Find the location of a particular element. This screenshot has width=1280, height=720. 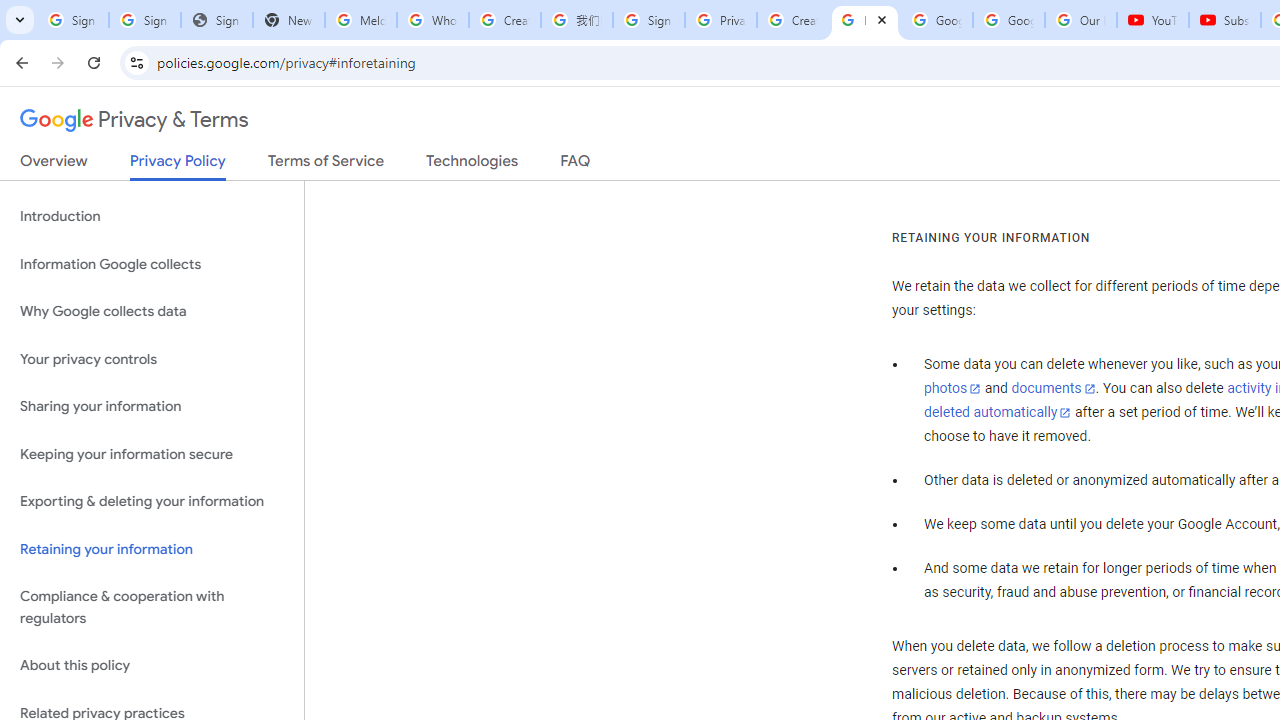

'Technologies' is located at coordinates (471, 164).